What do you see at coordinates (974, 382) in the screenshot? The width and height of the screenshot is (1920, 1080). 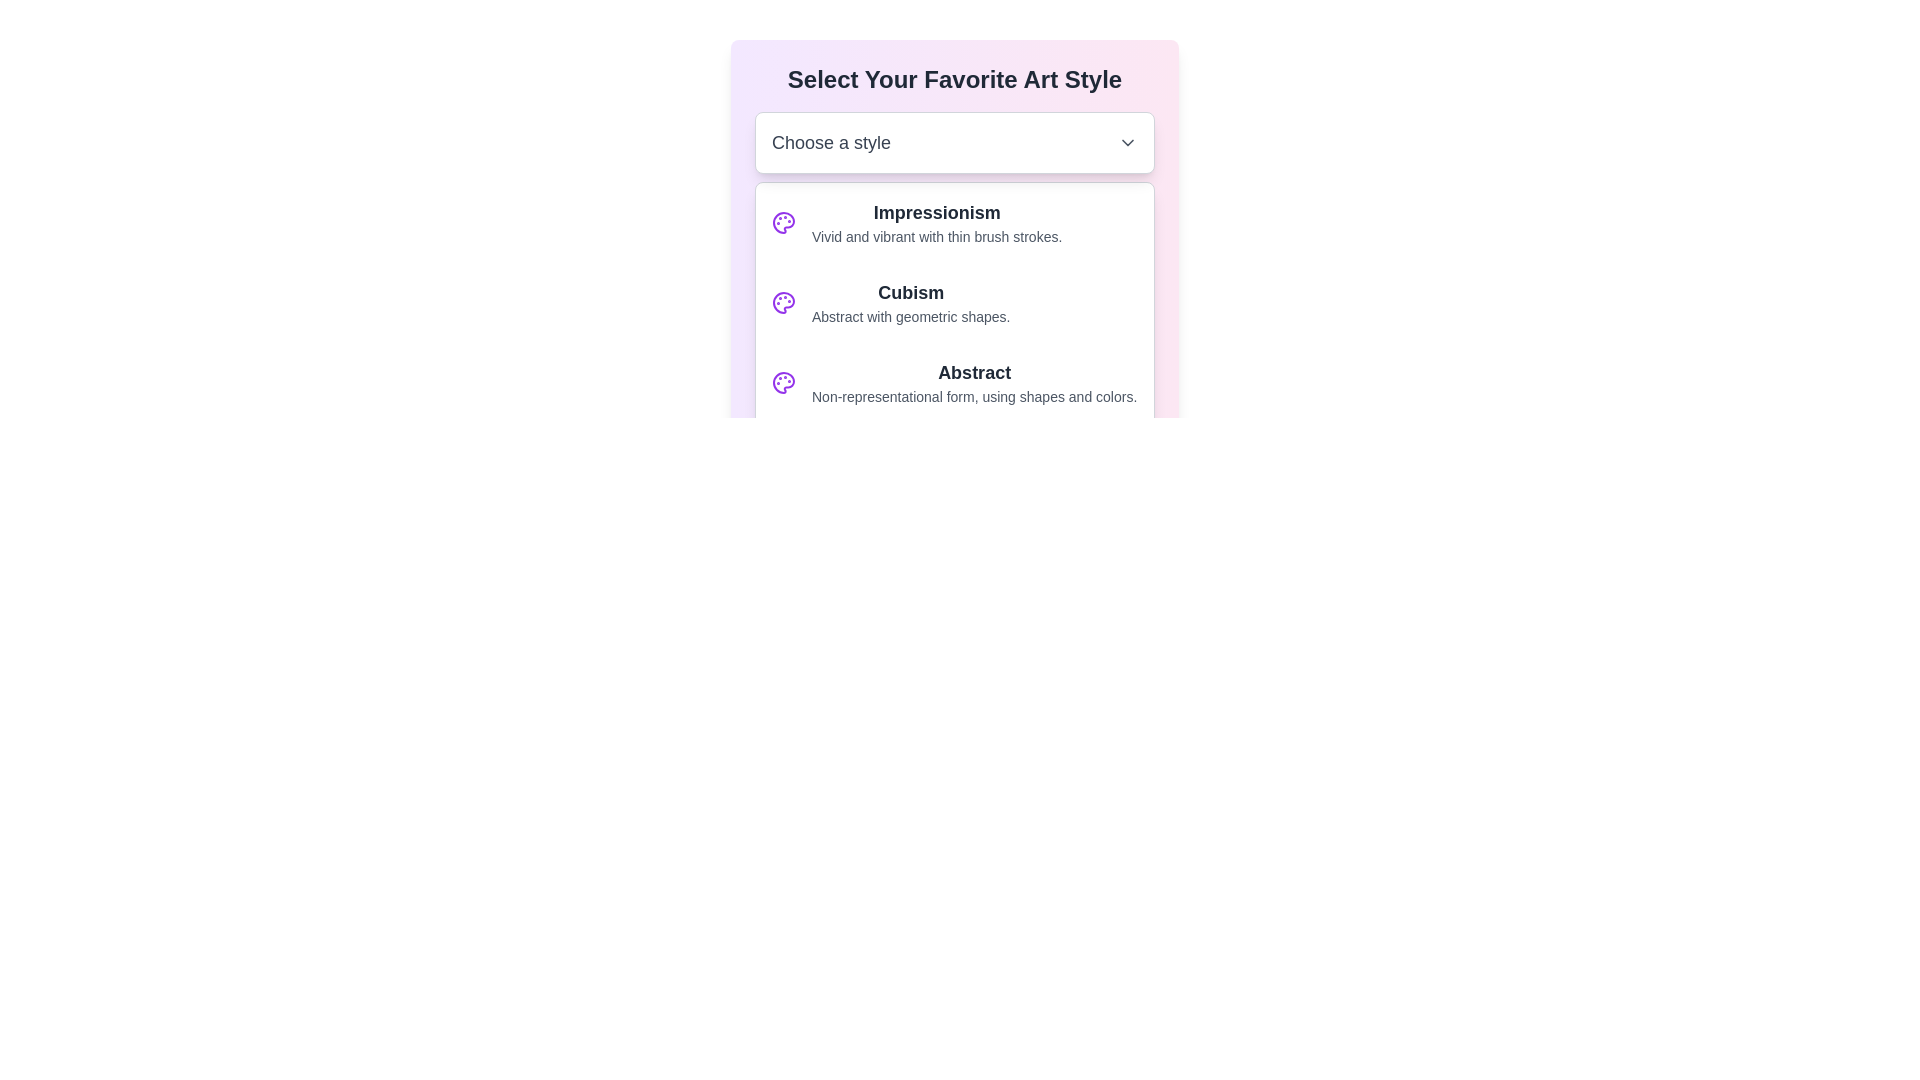 I see `the 'Abstract' art style option, which is located in the third row of the selection menu` at bounding box center [974, 382].